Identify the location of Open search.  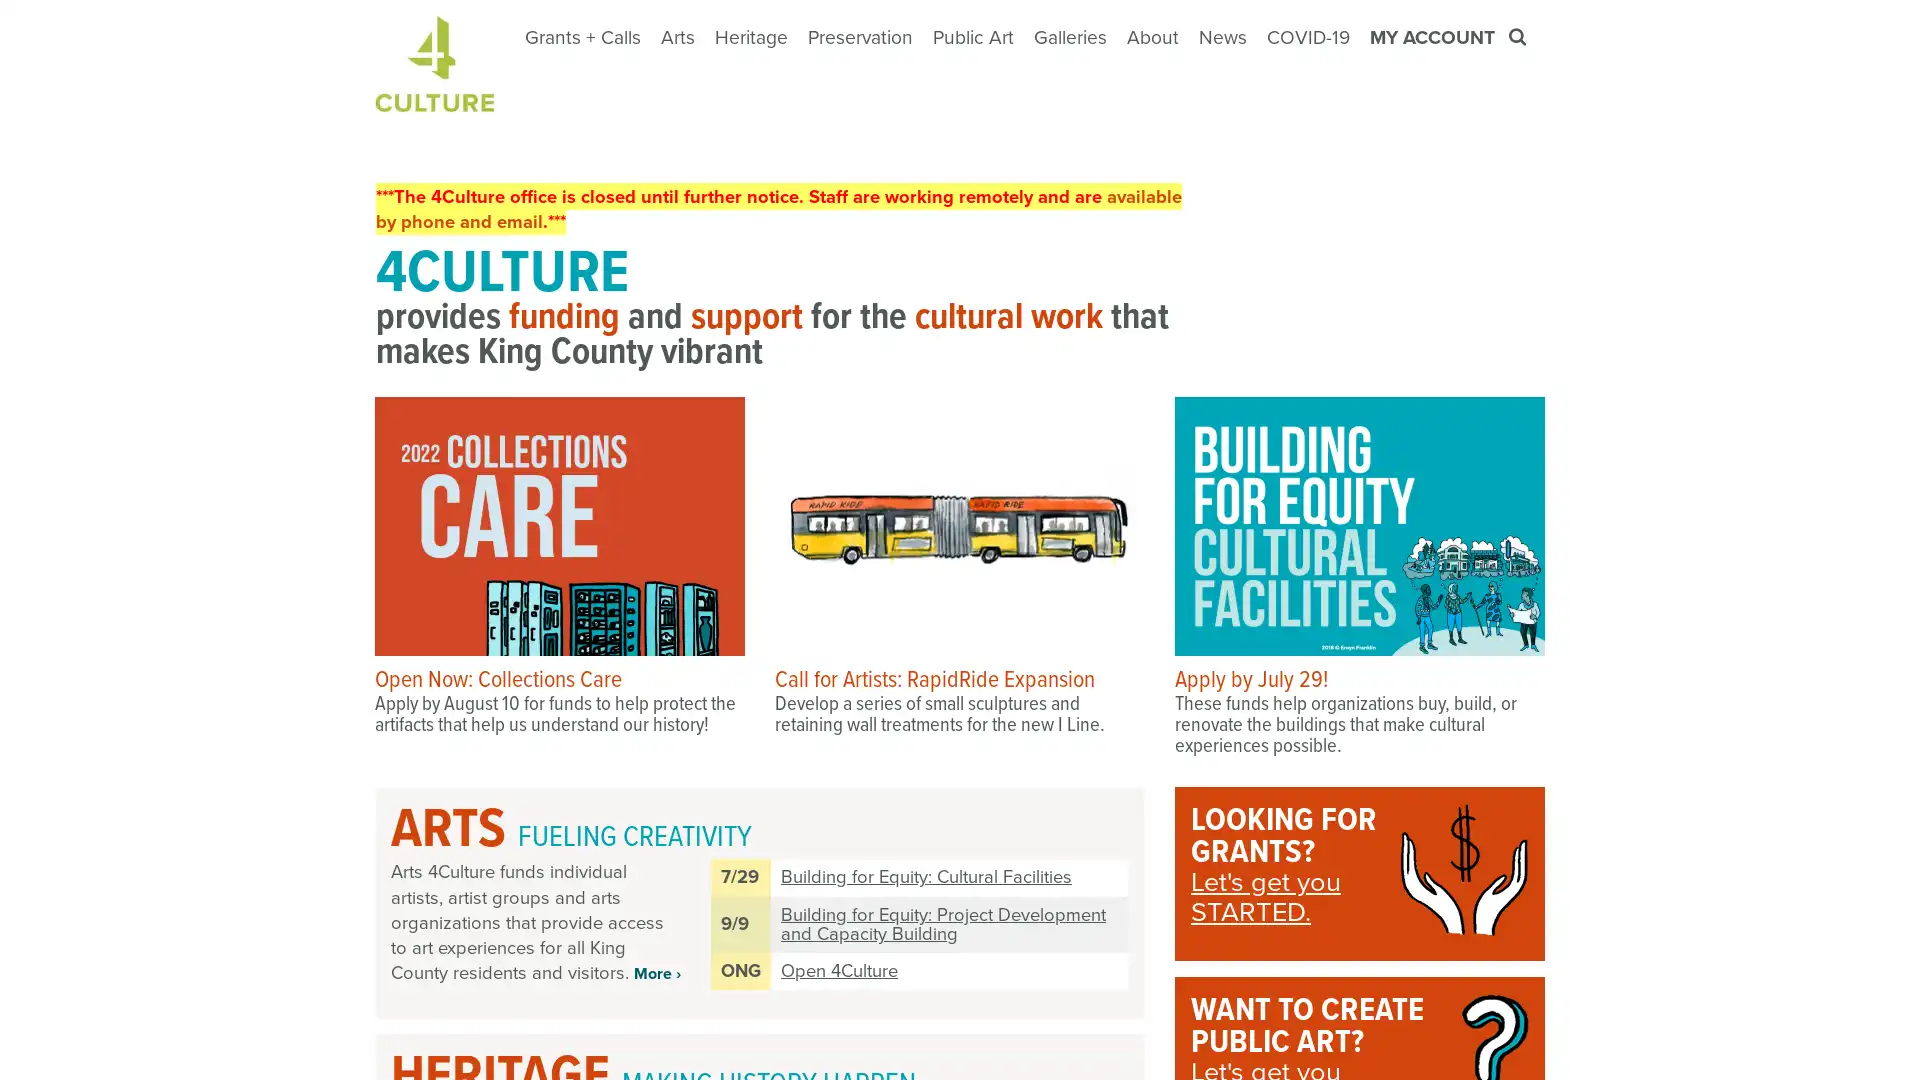
(1519, 37).